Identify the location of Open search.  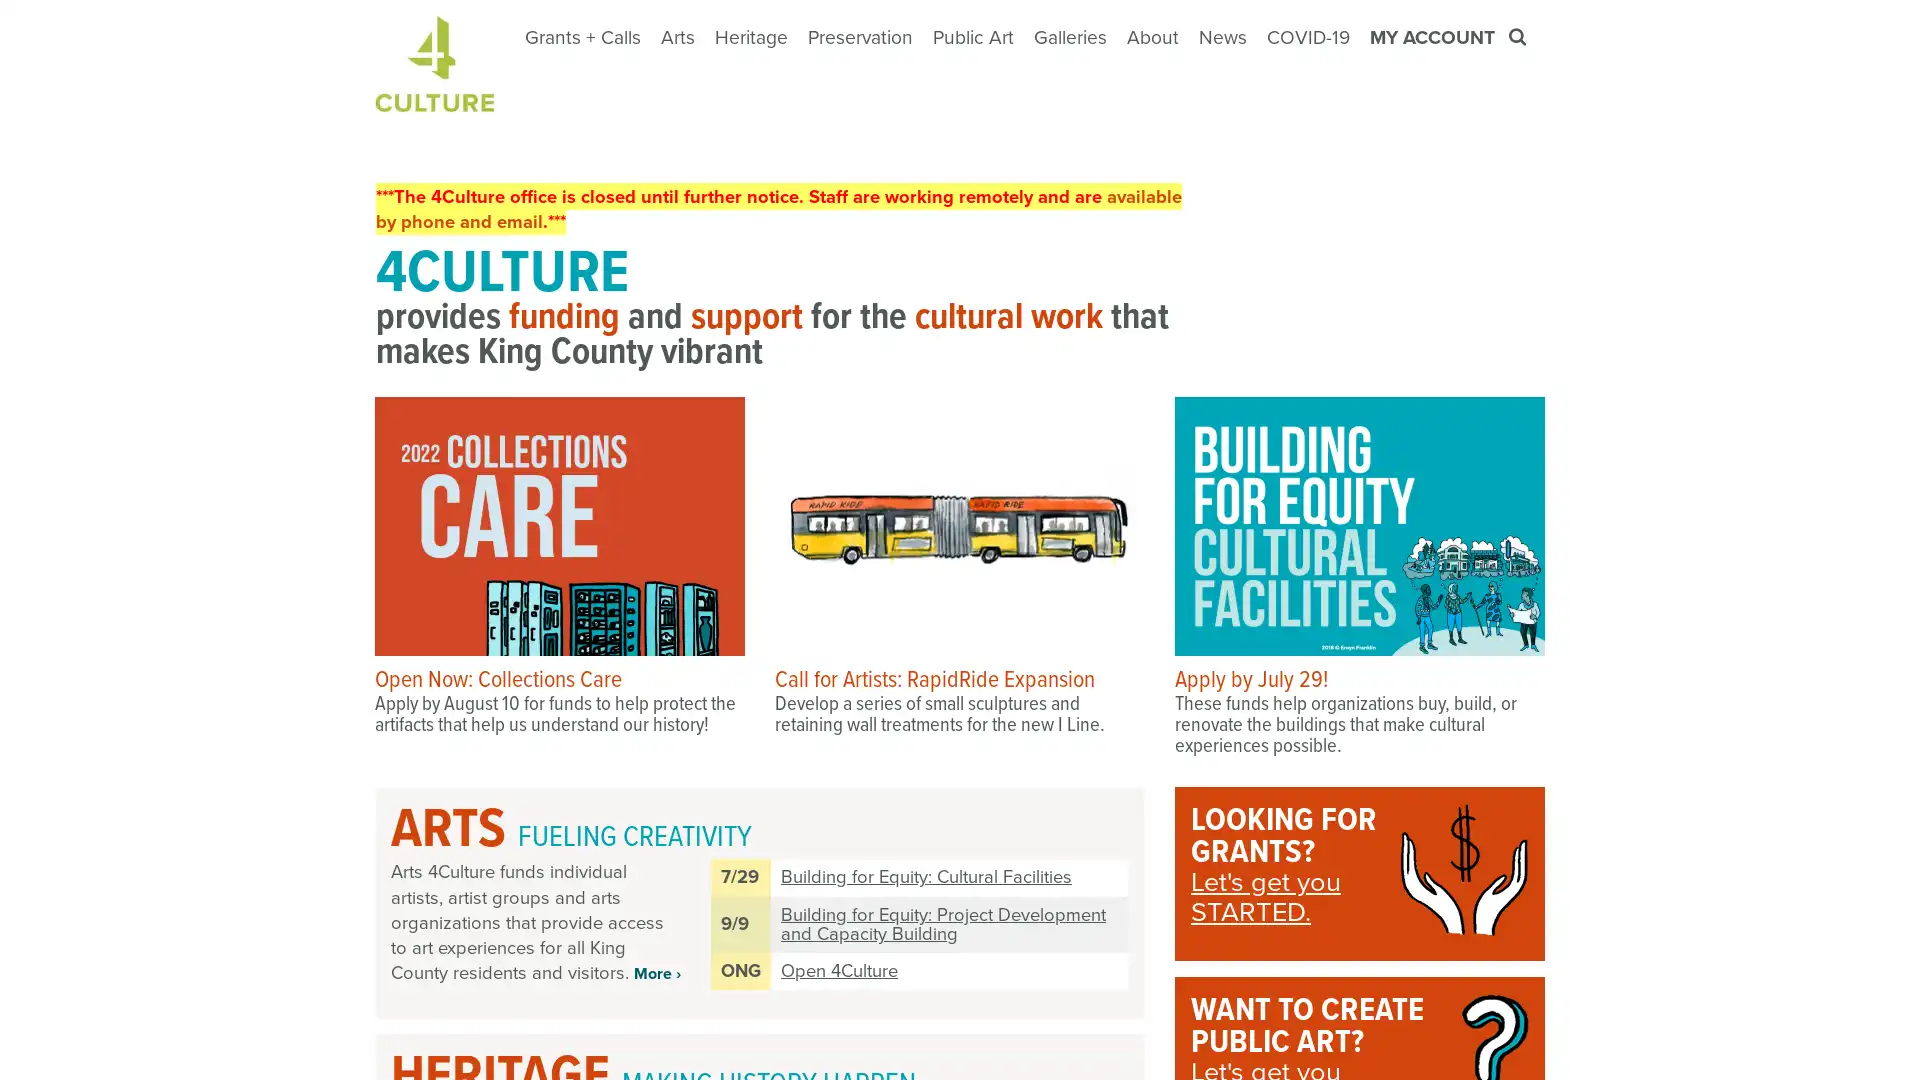
(1519, 37).